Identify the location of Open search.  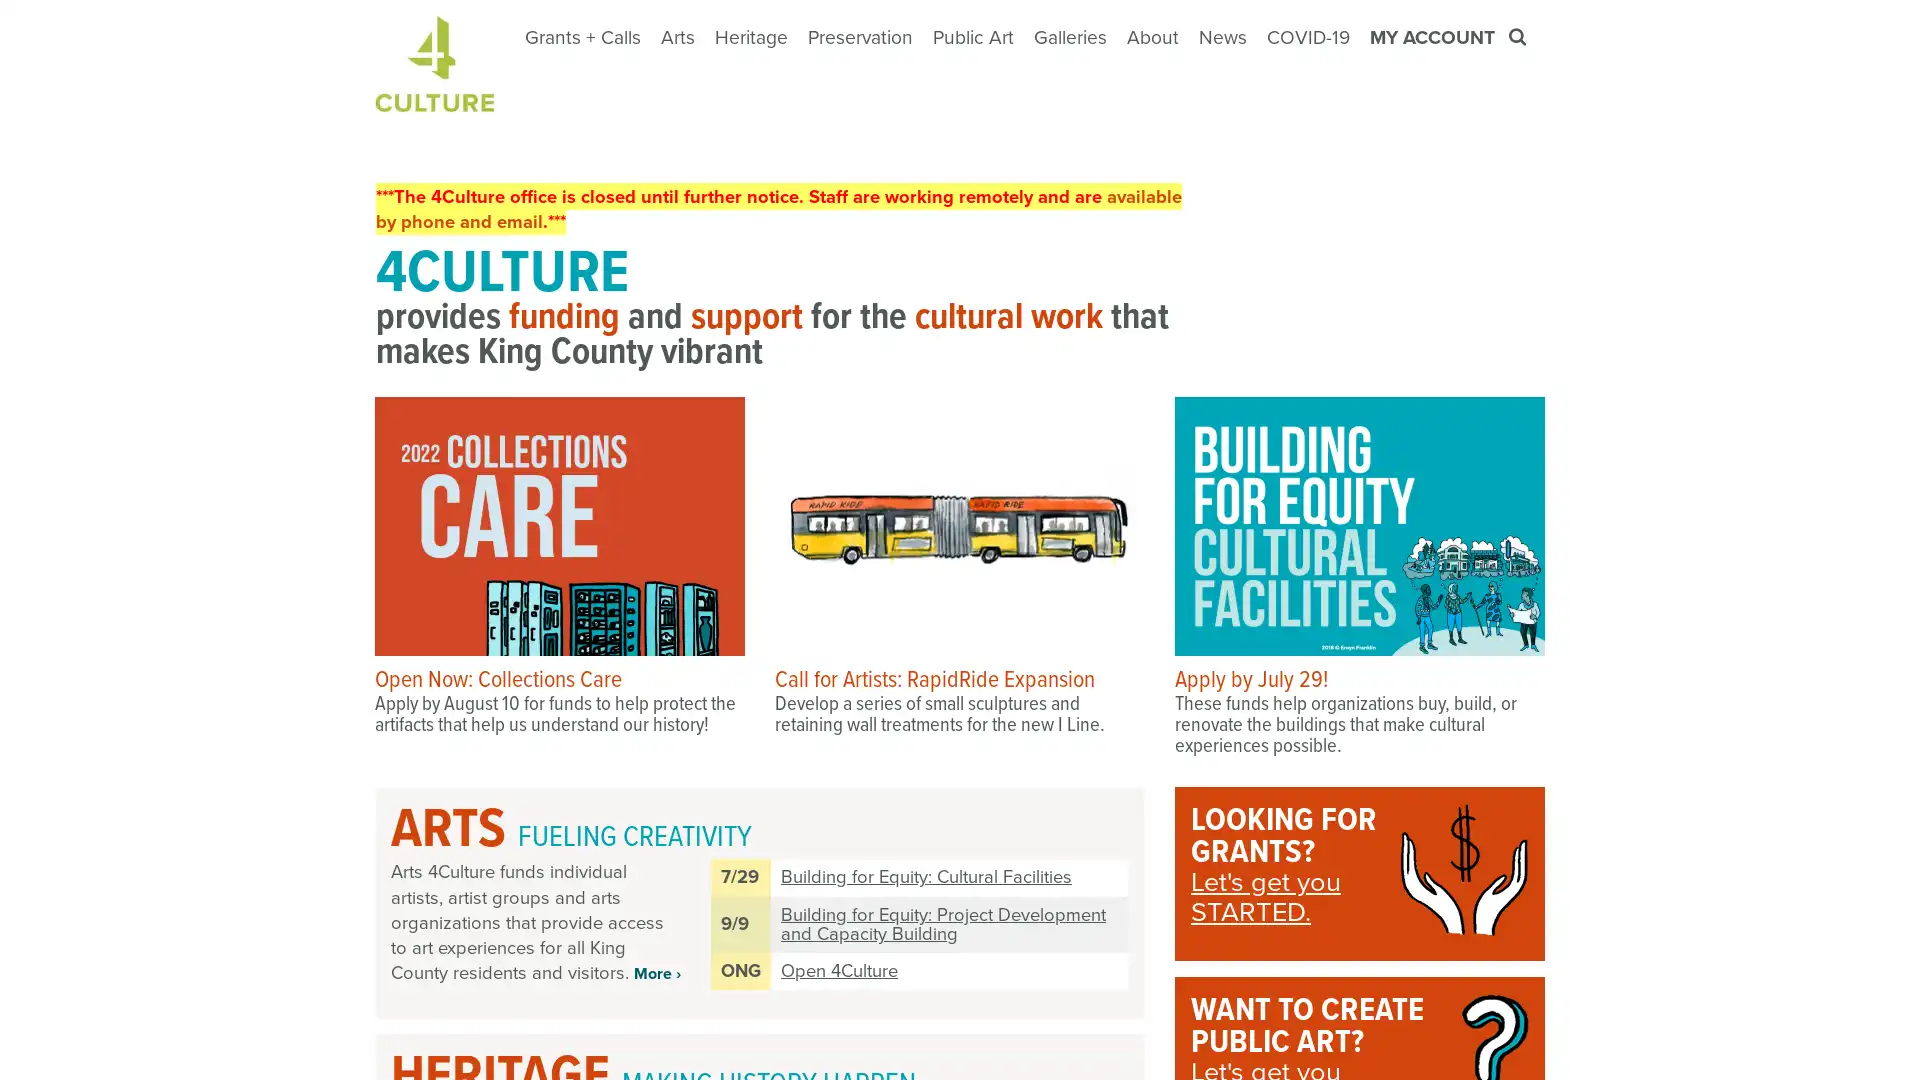
(1519, 37).